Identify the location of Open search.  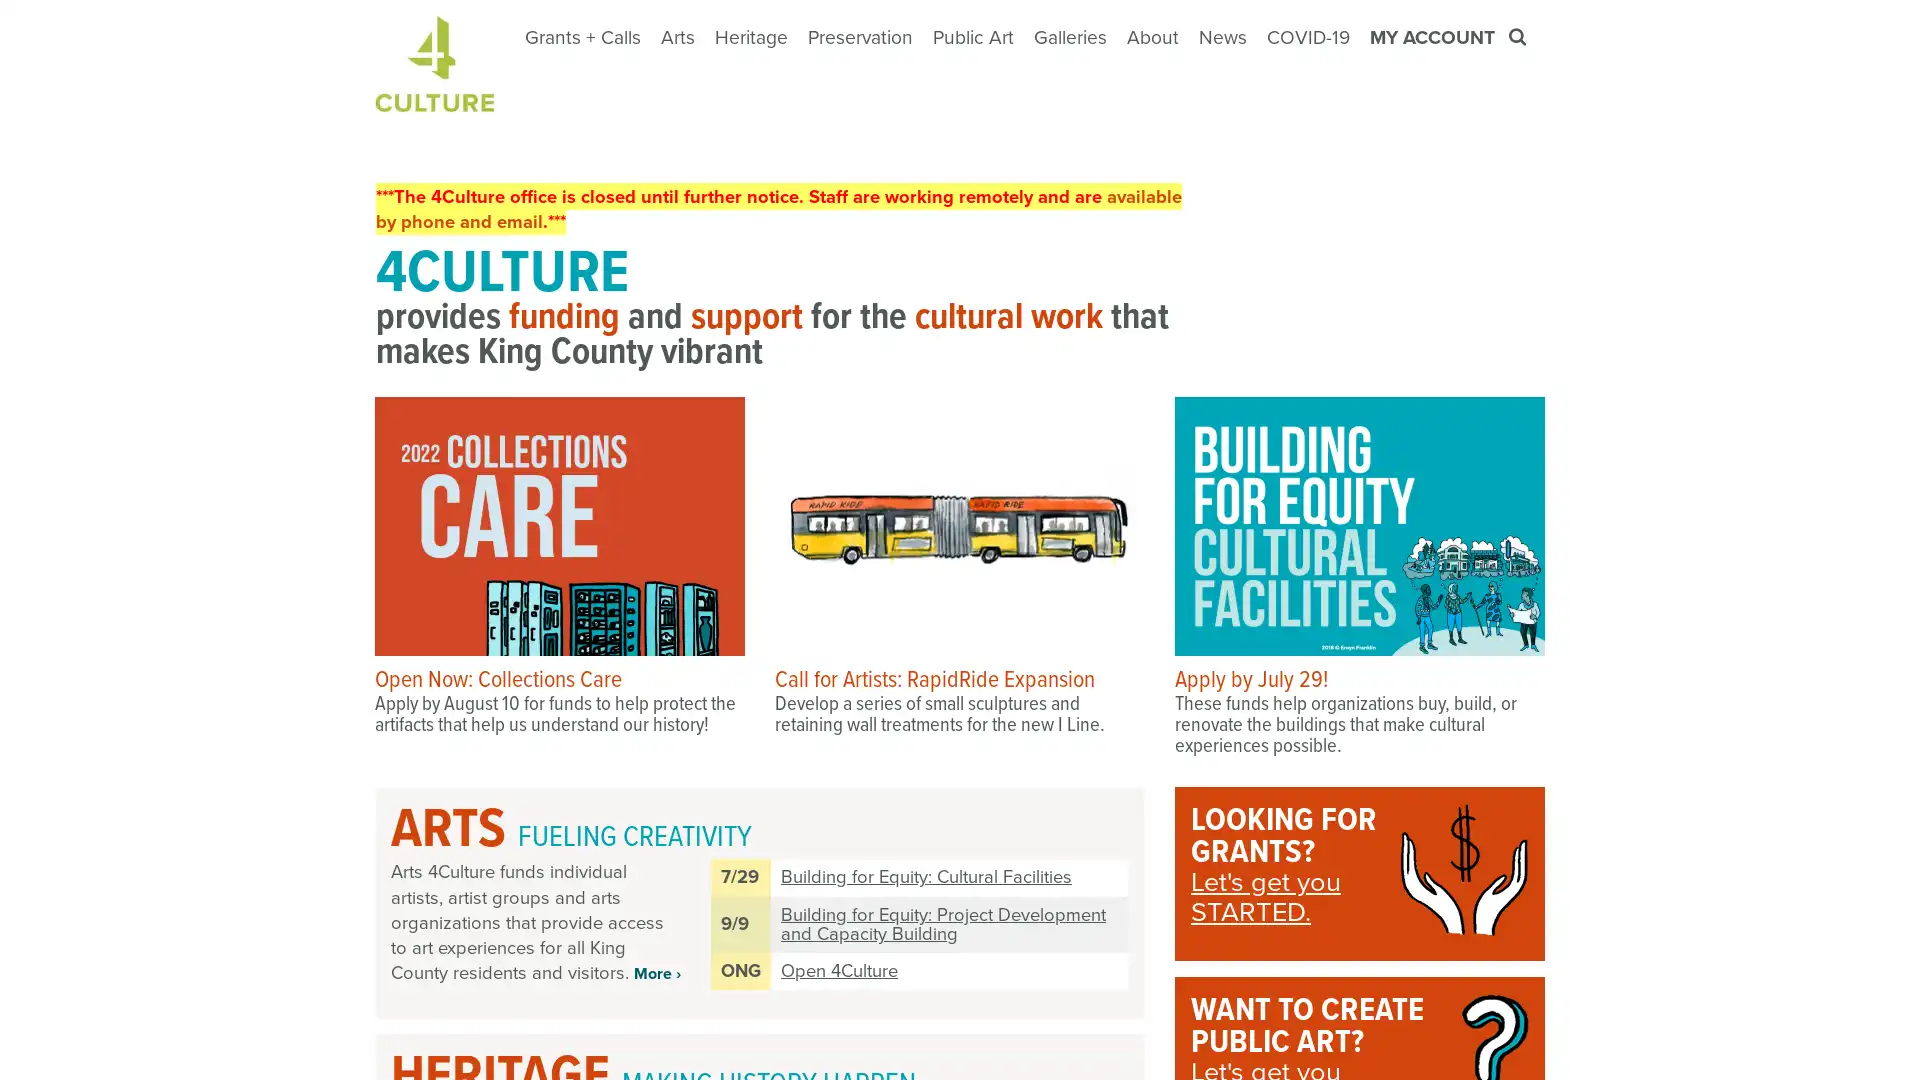
(1519, 37).